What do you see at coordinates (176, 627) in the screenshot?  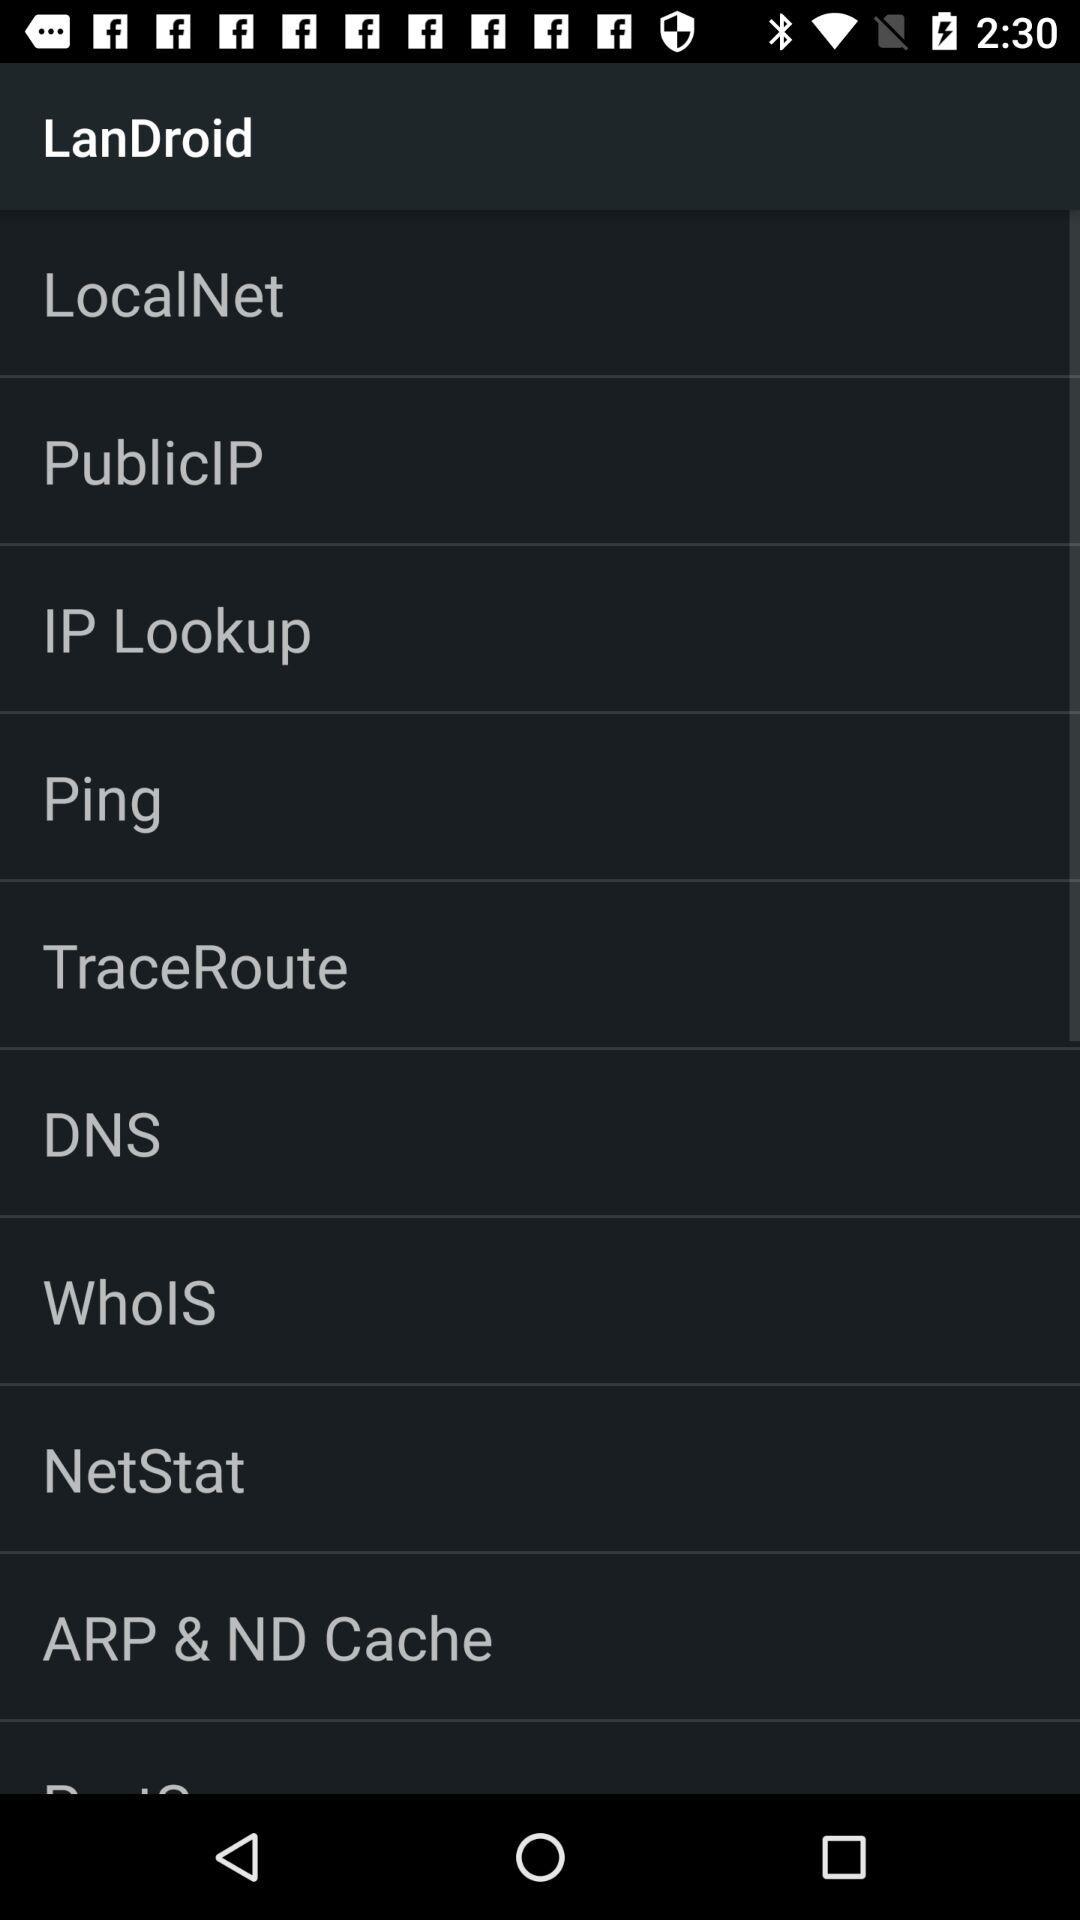 I see `ip lookup item` at bounding box center [176, 627].